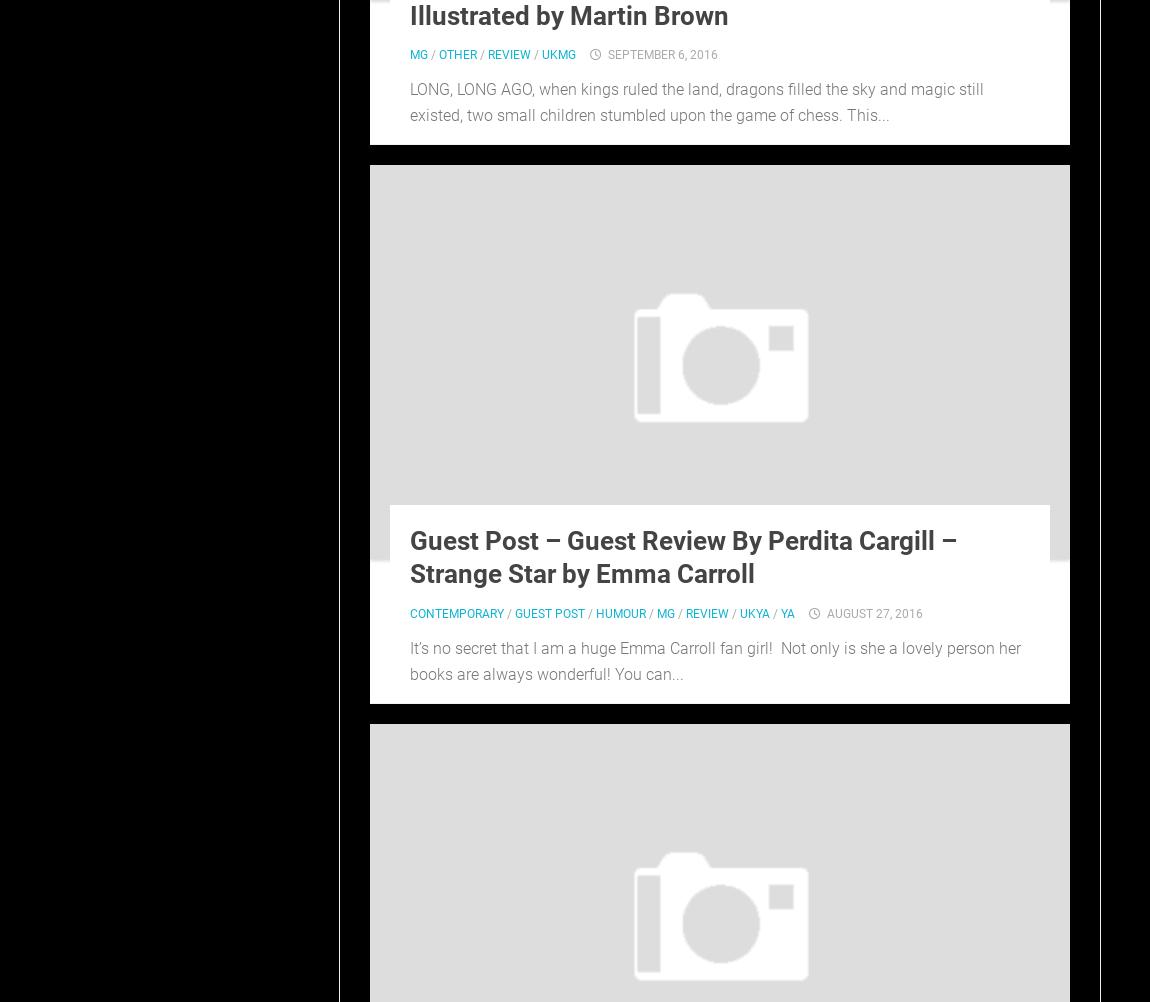 The image size is (1150, 1002). Describe the element at coordinates (595, 613) in the screenshot. I see `'Humour'` at that location.